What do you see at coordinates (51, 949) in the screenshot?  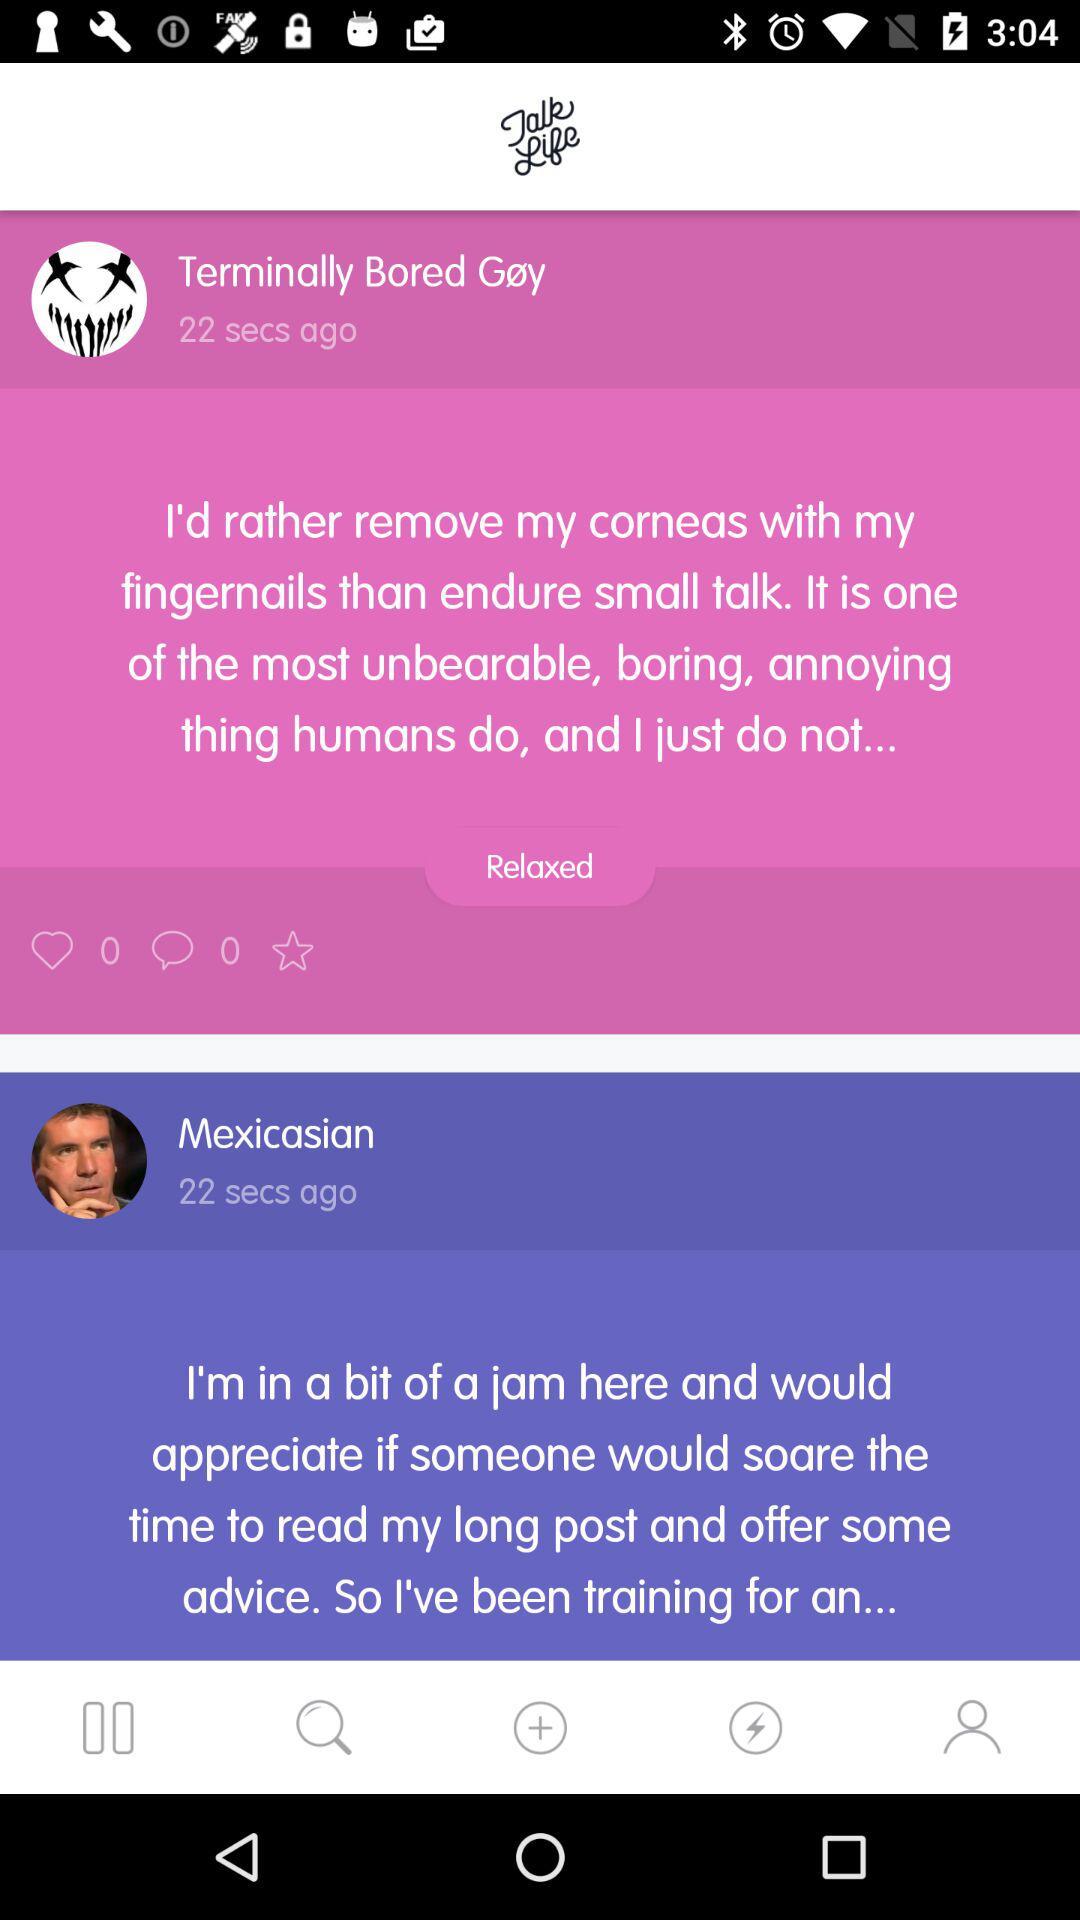 I see `save/favorite post` at bounding box center [51, 949].